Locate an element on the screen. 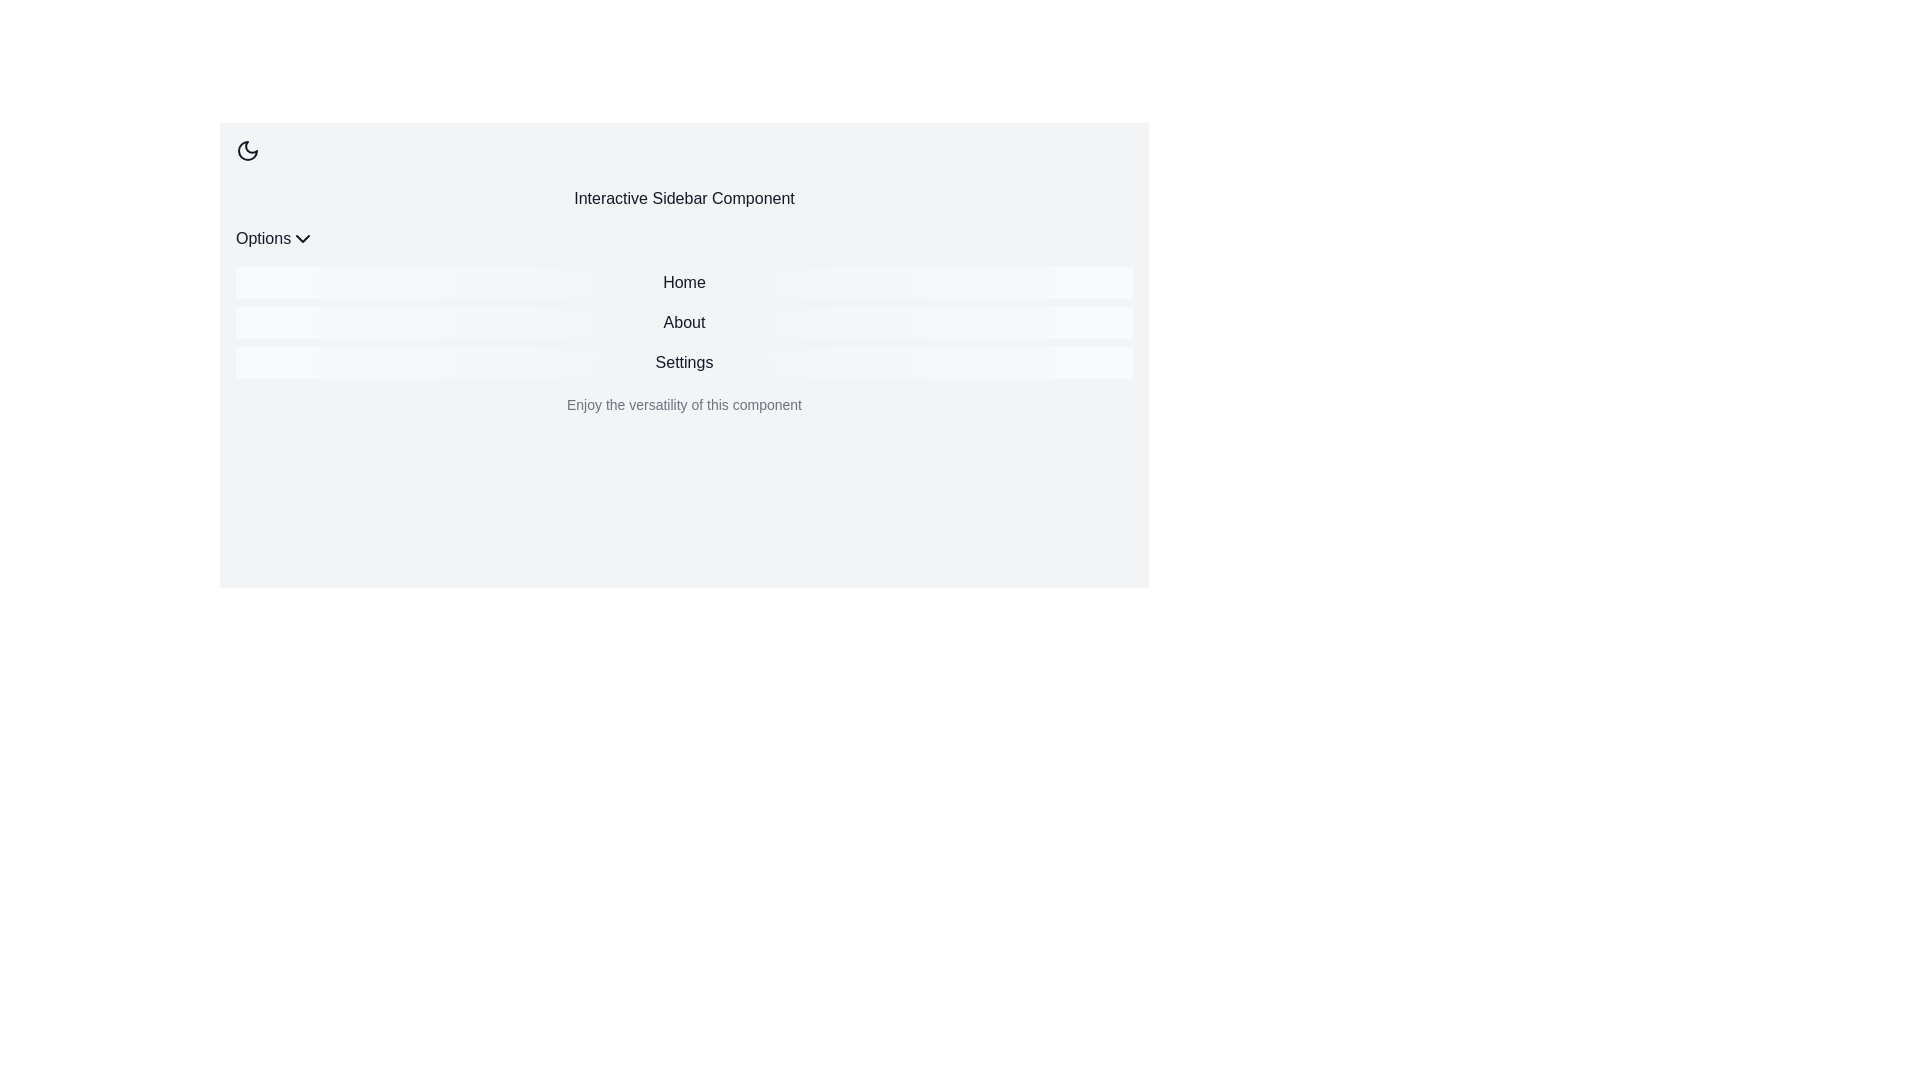 The height and width of the screenshot is (1080, 1920). the informational text label located at the bottom of the sidebar content, which provides context or highlights a feature related to the component is located at coordinates (684, 405).